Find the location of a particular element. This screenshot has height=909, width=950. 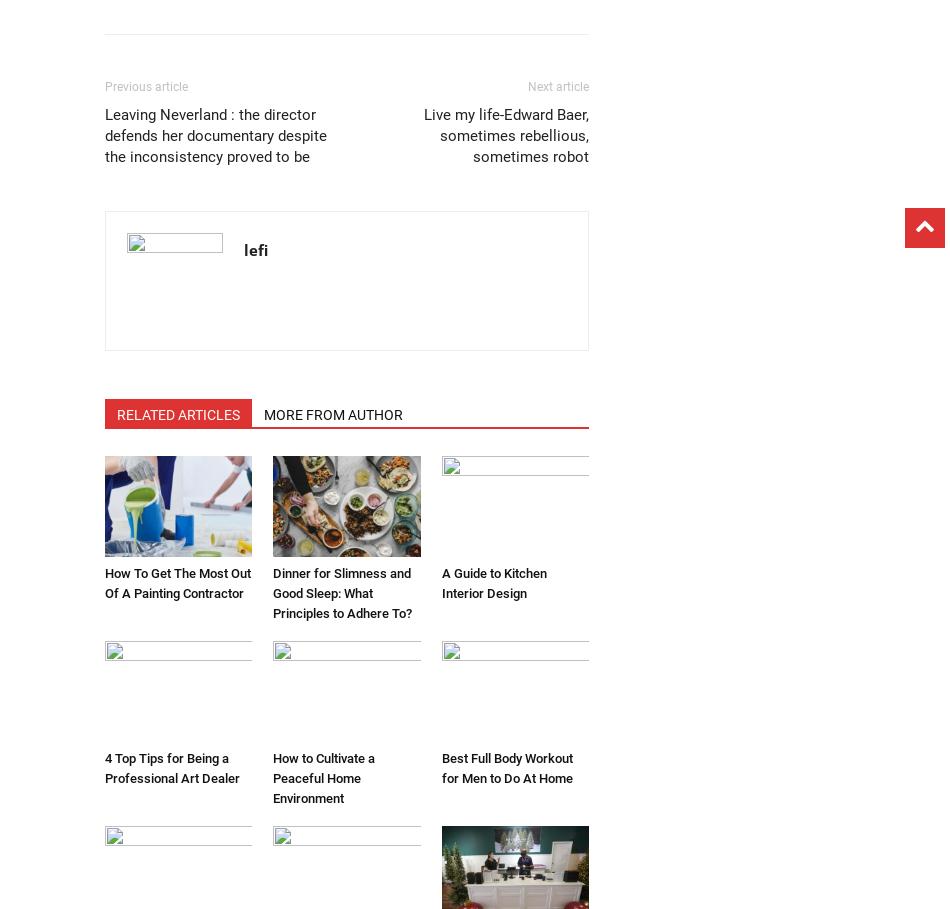

'How To Get The Most Out Of A Painting Contractor' is located at coordinates (178, 581).